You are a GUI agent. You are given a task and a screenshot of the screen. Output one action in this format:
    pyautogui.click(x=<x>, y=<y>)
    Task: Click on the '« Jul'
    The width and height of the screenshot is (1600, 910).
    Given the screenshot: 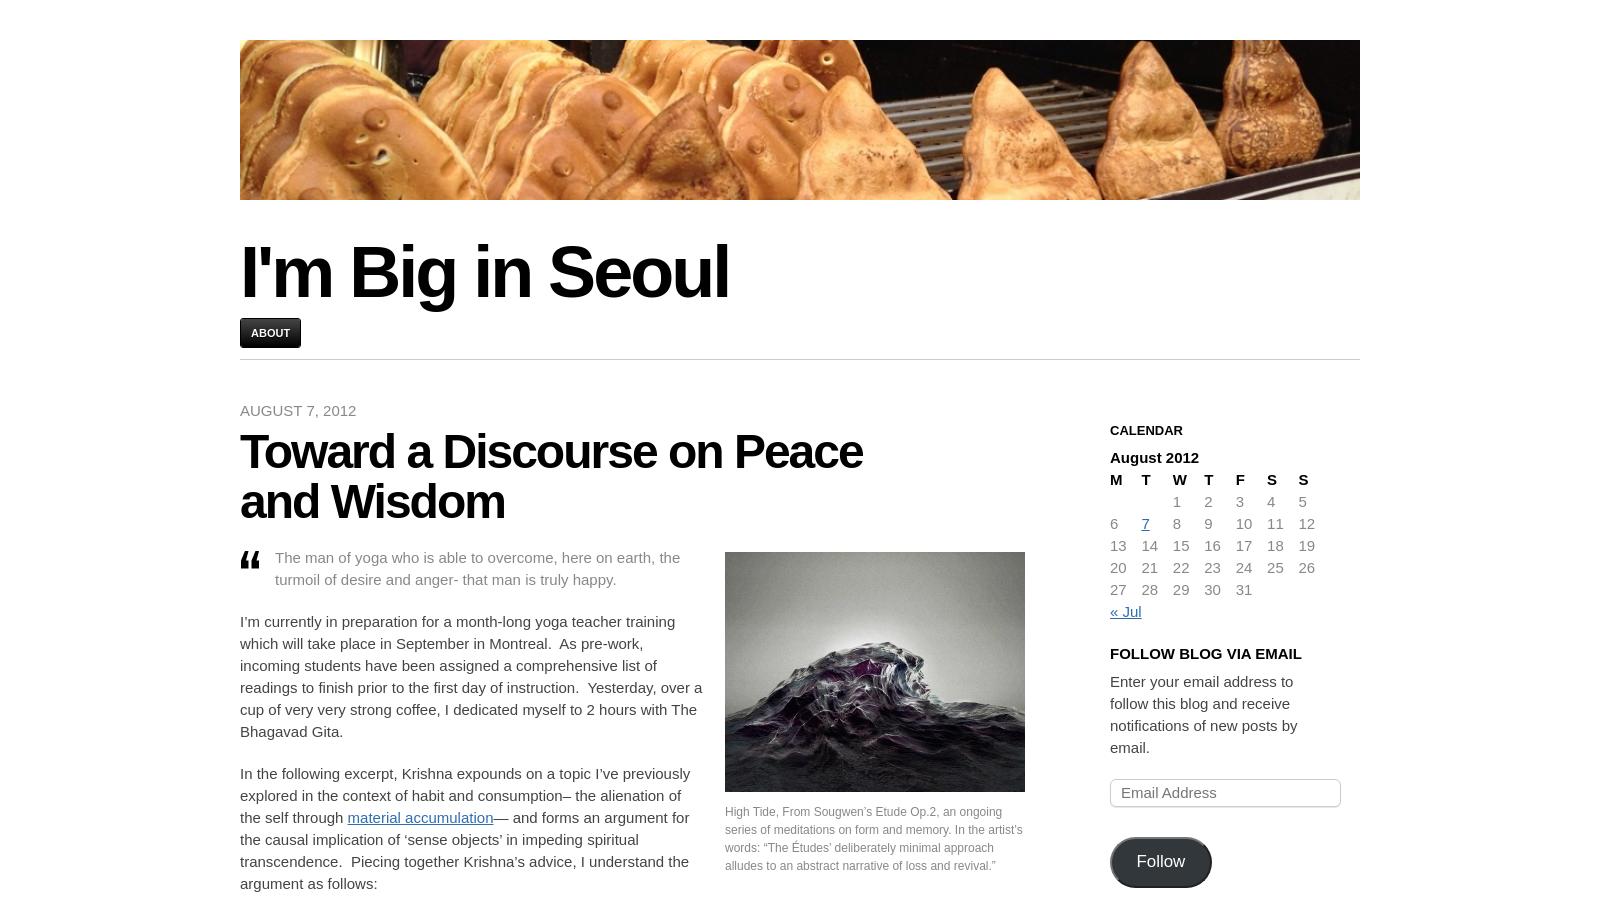 What is the action you would take?
    pyautogui.click(x=1125, y=610)
    